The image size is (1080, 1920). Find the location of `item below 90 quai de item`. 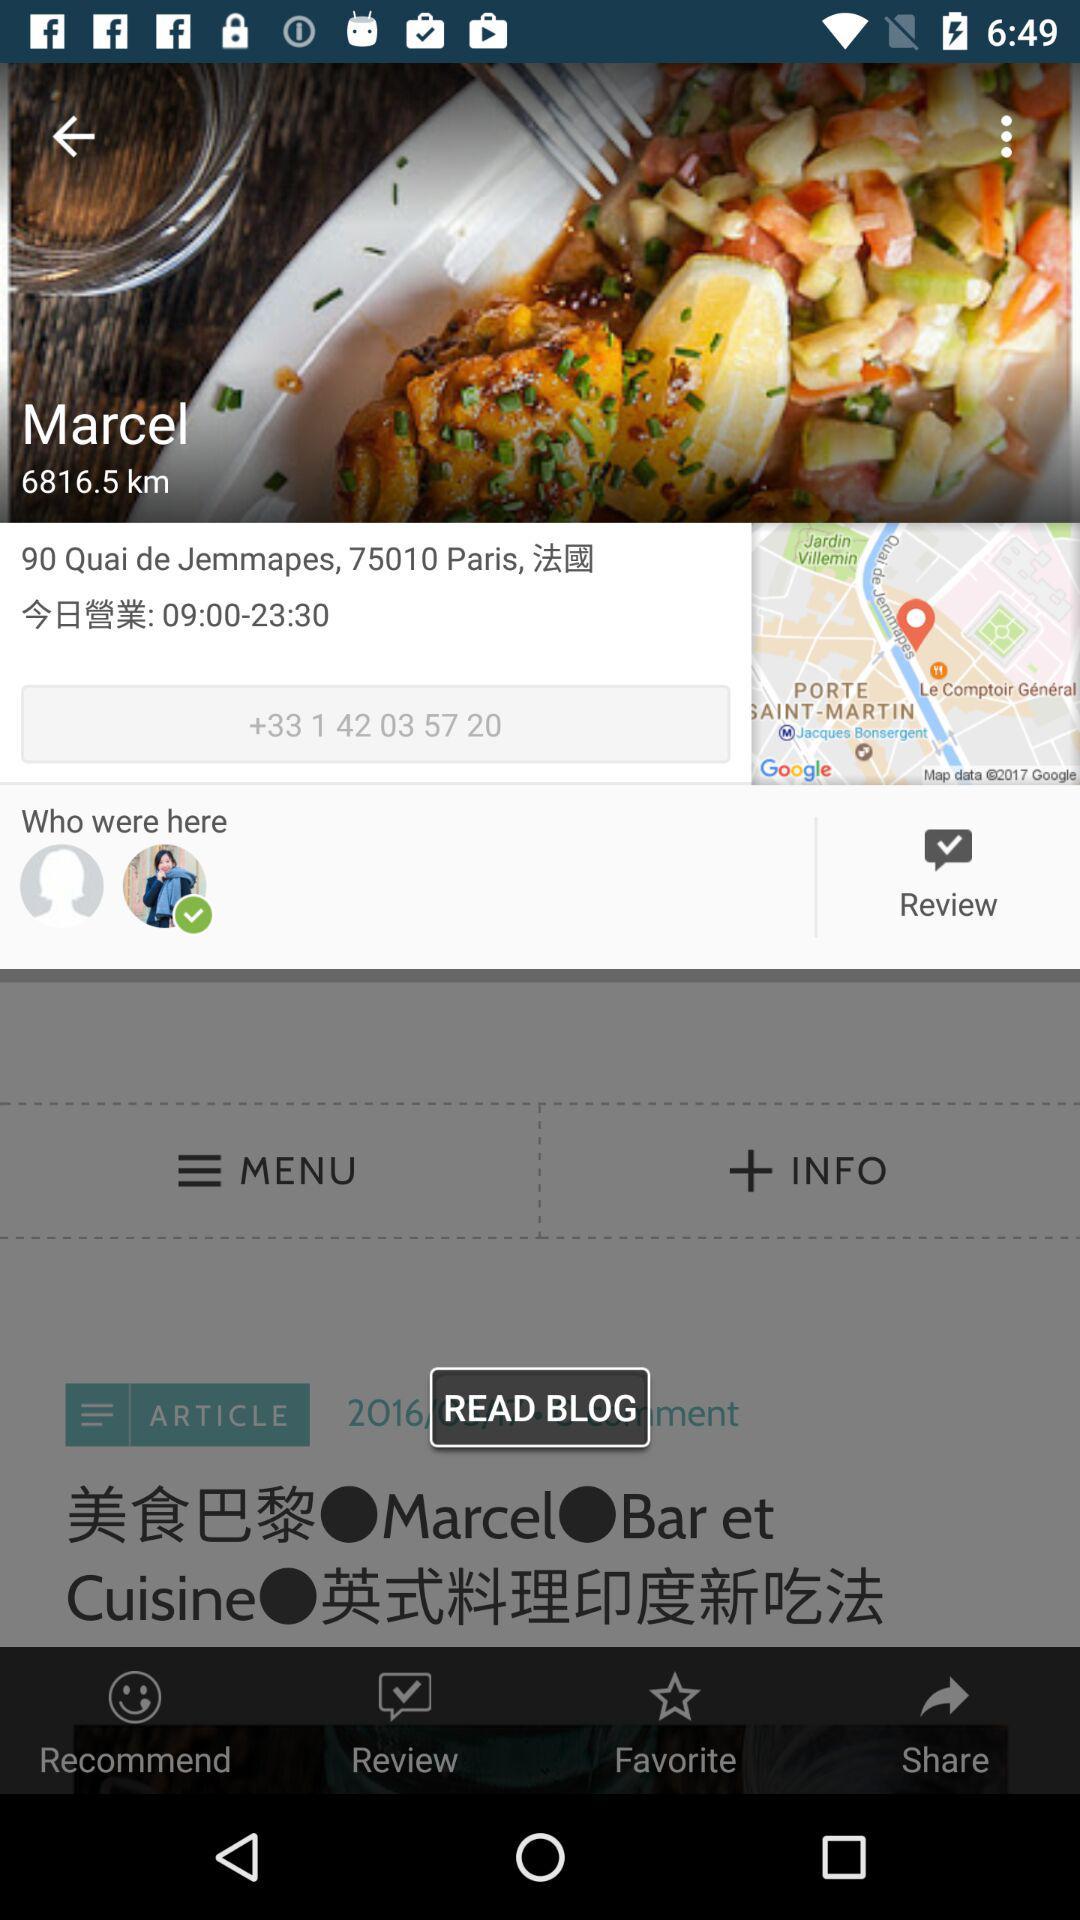

item below 90 quai de item is located at coordinates (375, 637).